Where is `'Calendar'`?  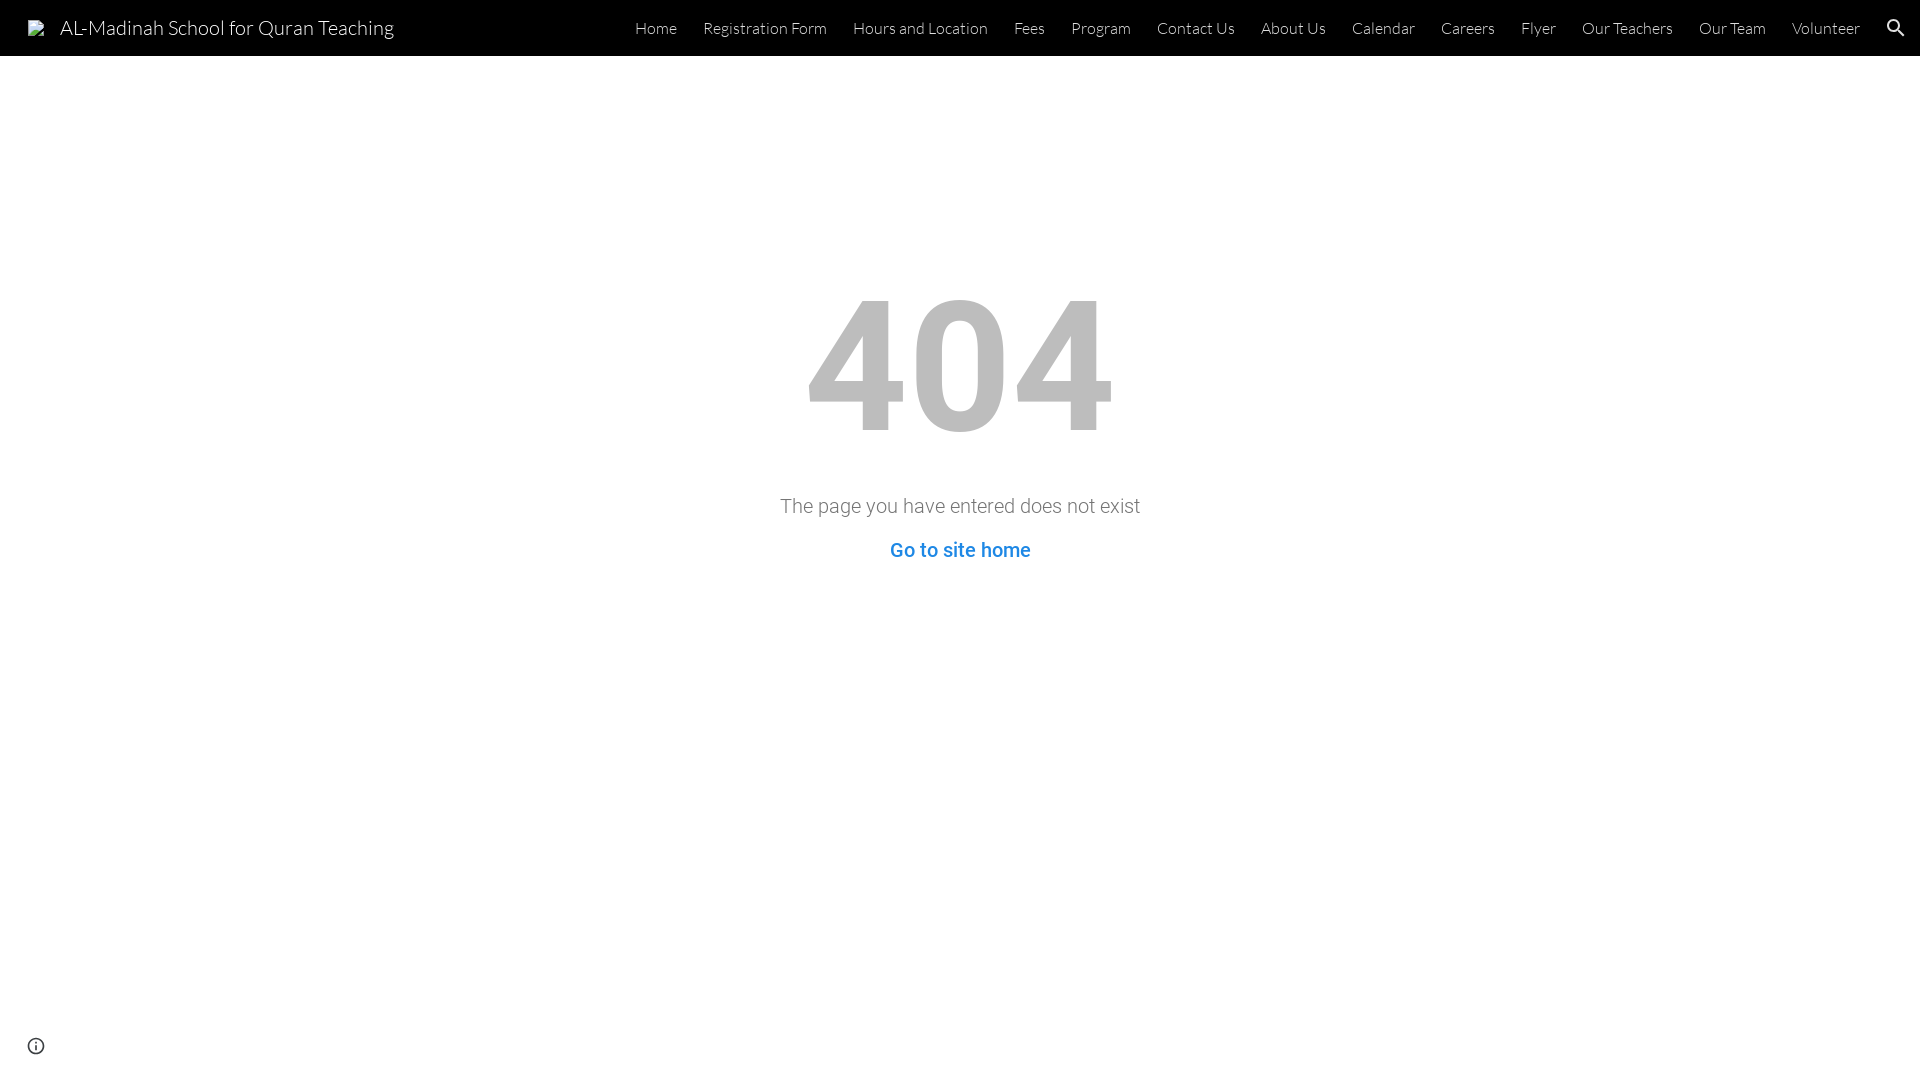
'Calendar' is located at coordinates (1382, 27).